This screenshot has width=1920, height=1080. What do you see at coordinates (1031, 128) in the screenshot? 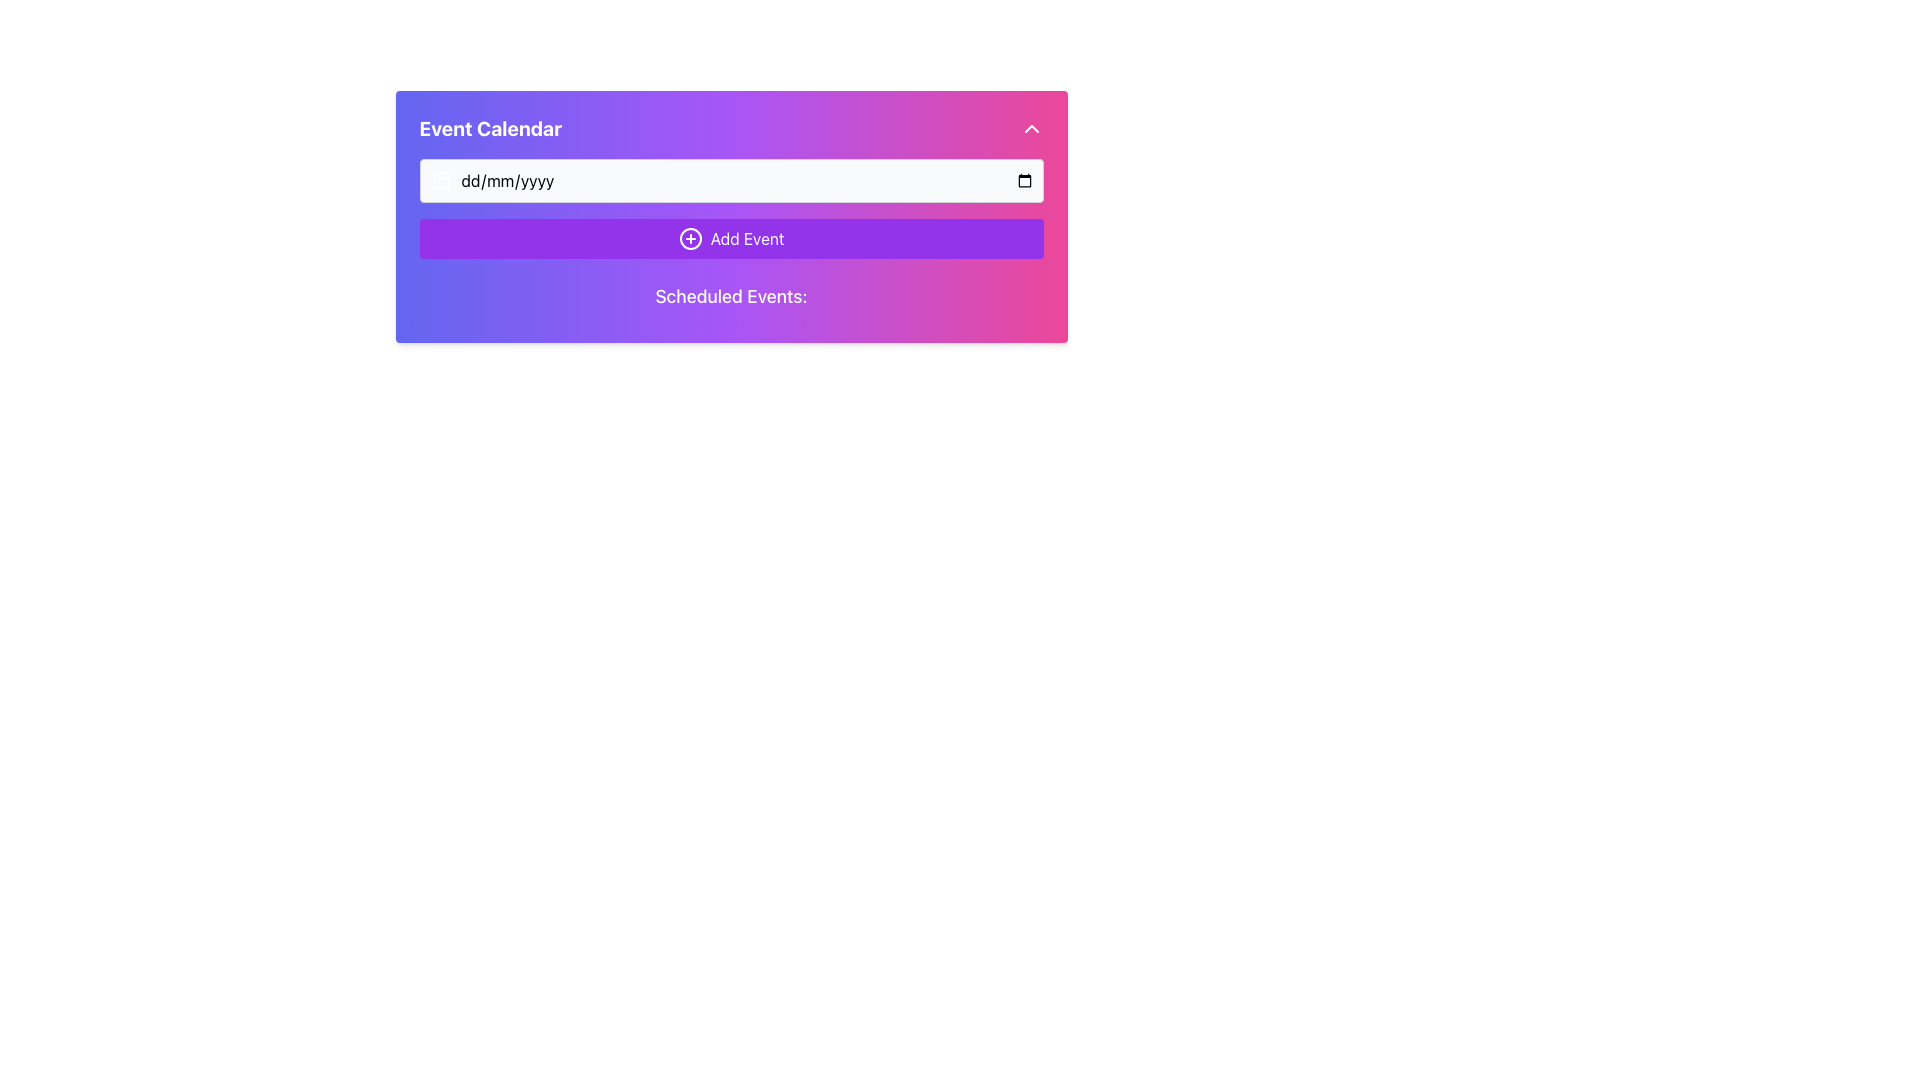
I see `the small triangular upward-pointing chevron button with a white outline on a pink background located at the top-right corner of the 'Event Calendar' section` at bounding box center [1031, 128].